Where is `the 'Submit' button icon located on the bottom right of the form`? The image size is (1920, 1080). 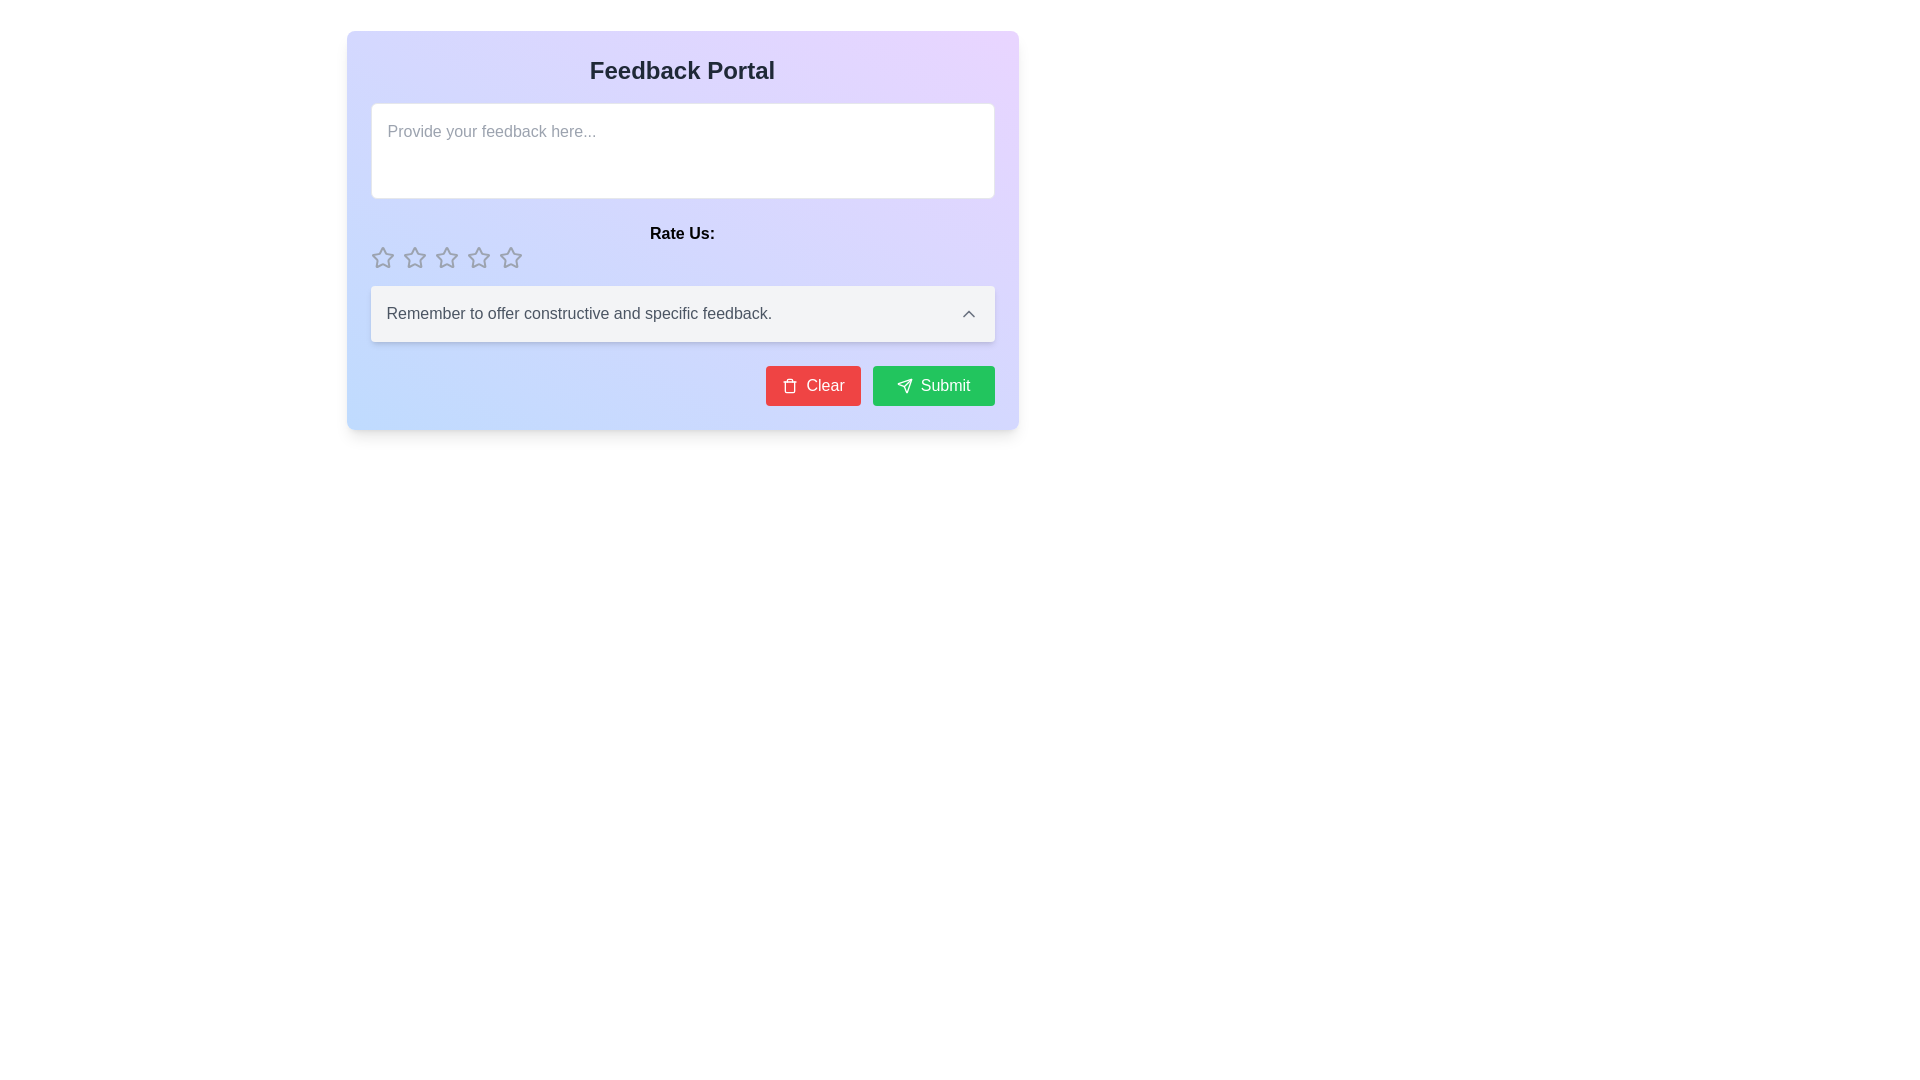 the 'Submit' button icon located on the bottom right of the form is located at coordinates (903, 385).